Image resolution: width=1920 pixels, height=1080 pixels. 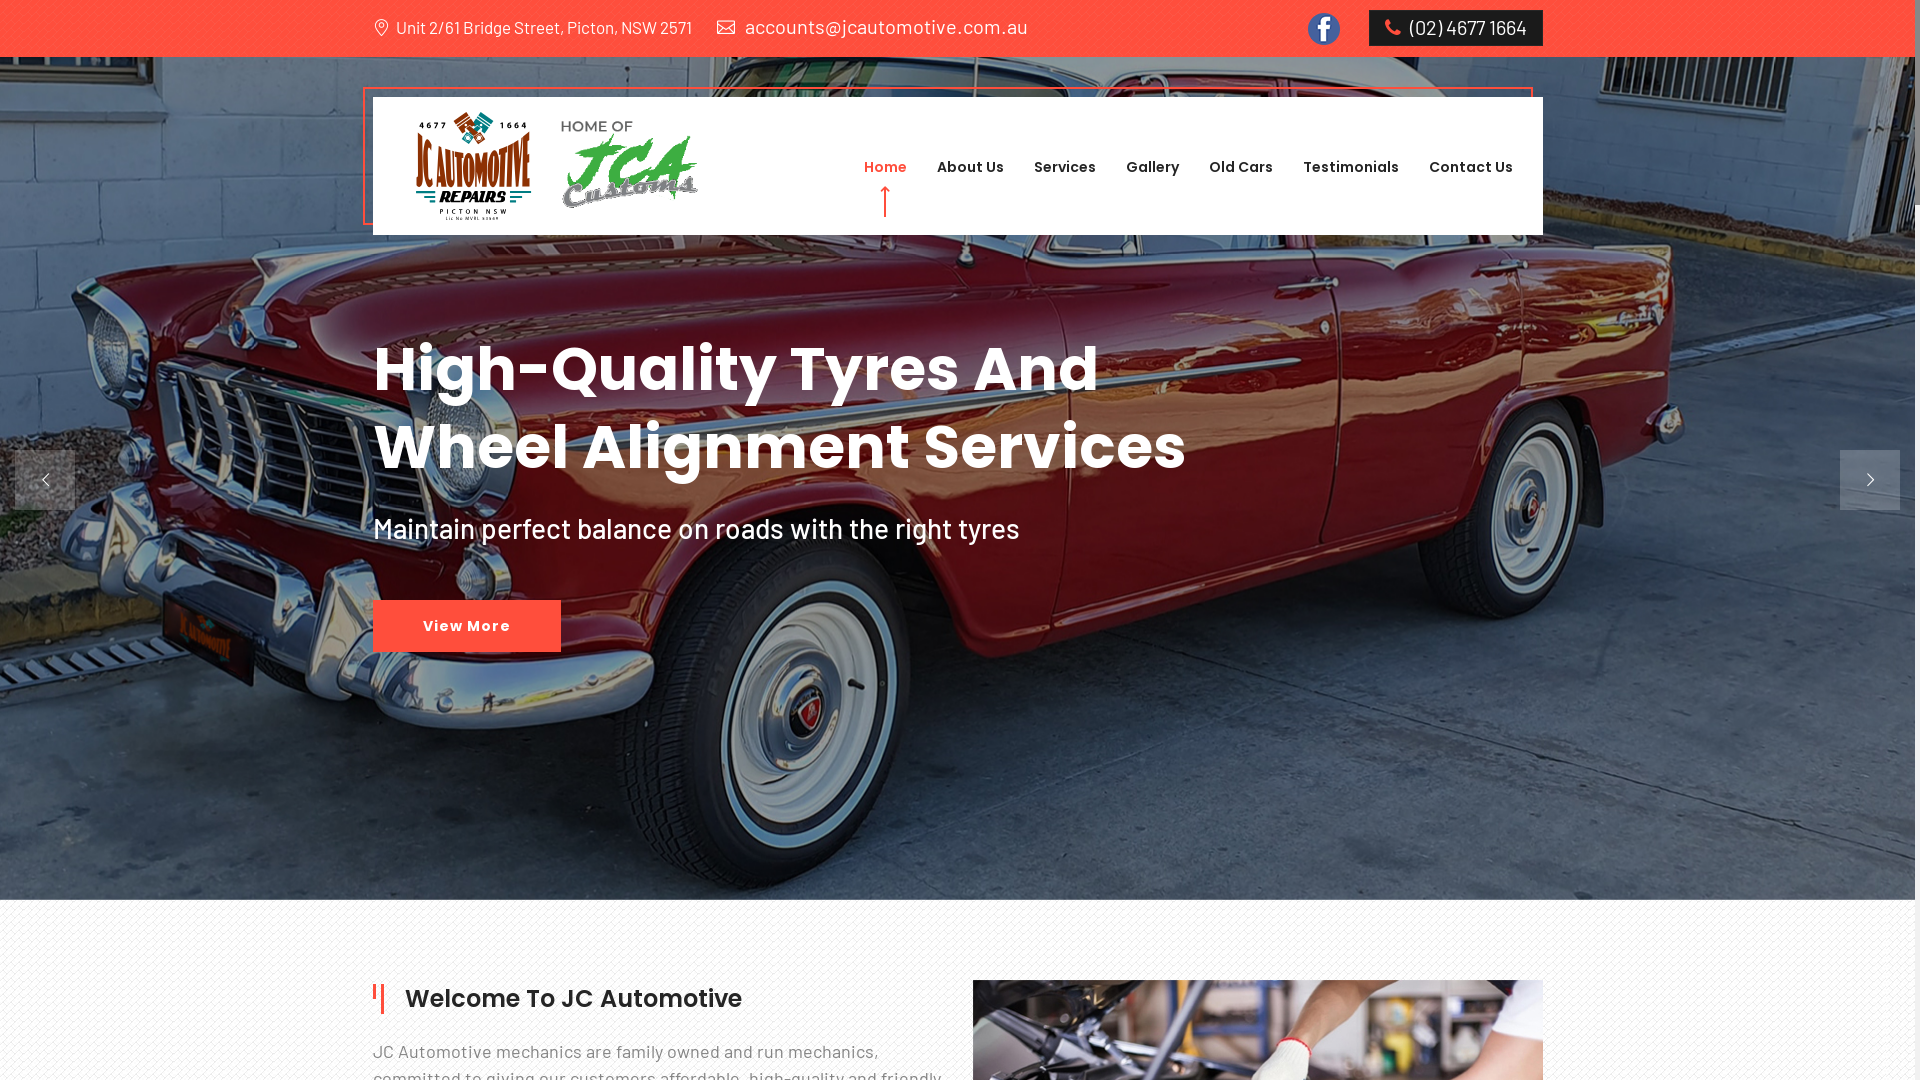 I want to click on 'About Us', so click(x=969, y=165).